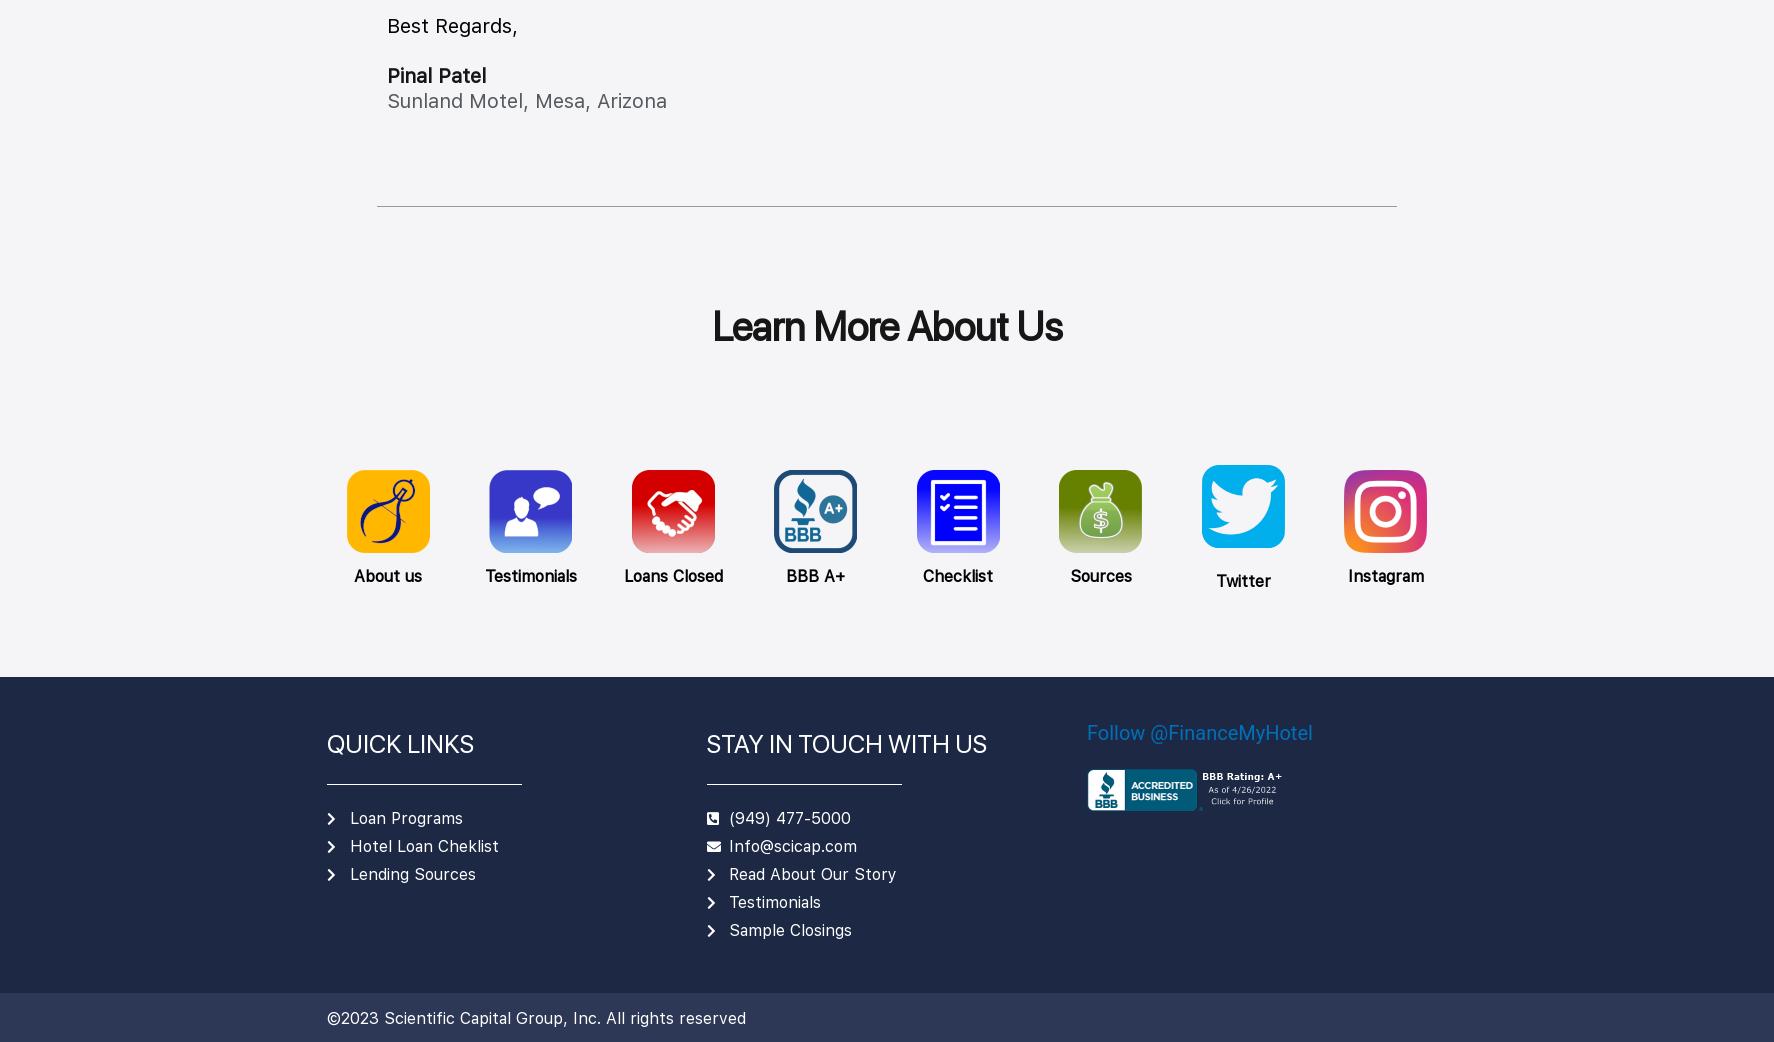  I want to click on 'Pinal Patel', so click(435, 74).